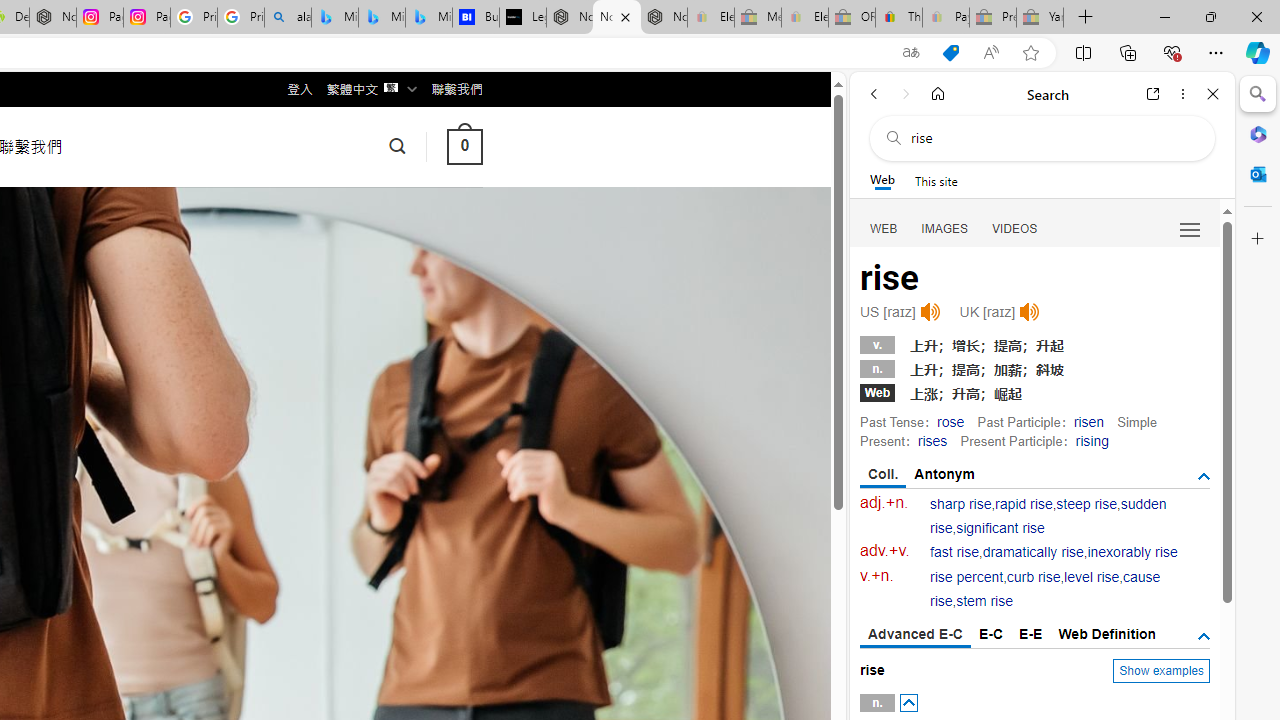 The height and width of the screenshot is (720, 1280). What do you see at coordinates (1029, 312) in the screenshot?
I see `'Click to listen'` at bounding box center [1029, 312].